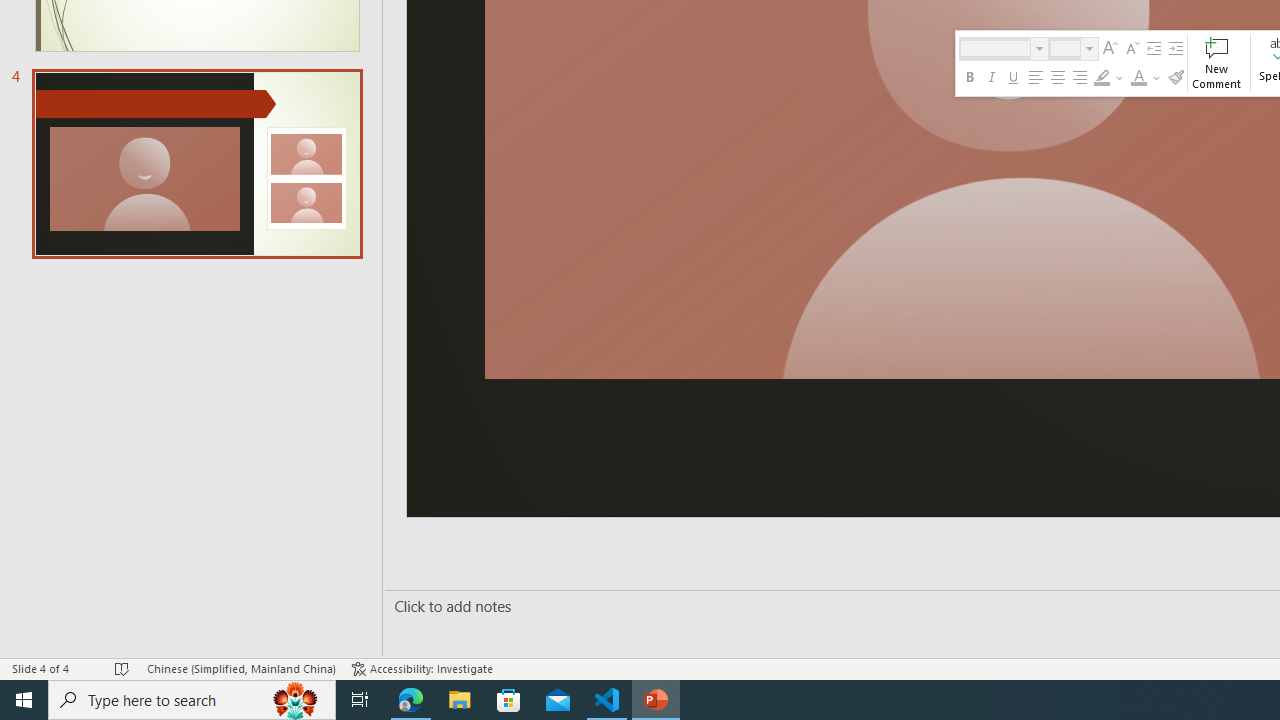 The width and height of the screenshot is (1280, 720). What do you see at coordinates (1215, 62) in the screenshot?
I see `'New Comment'` at bounding box center [1215, 62].